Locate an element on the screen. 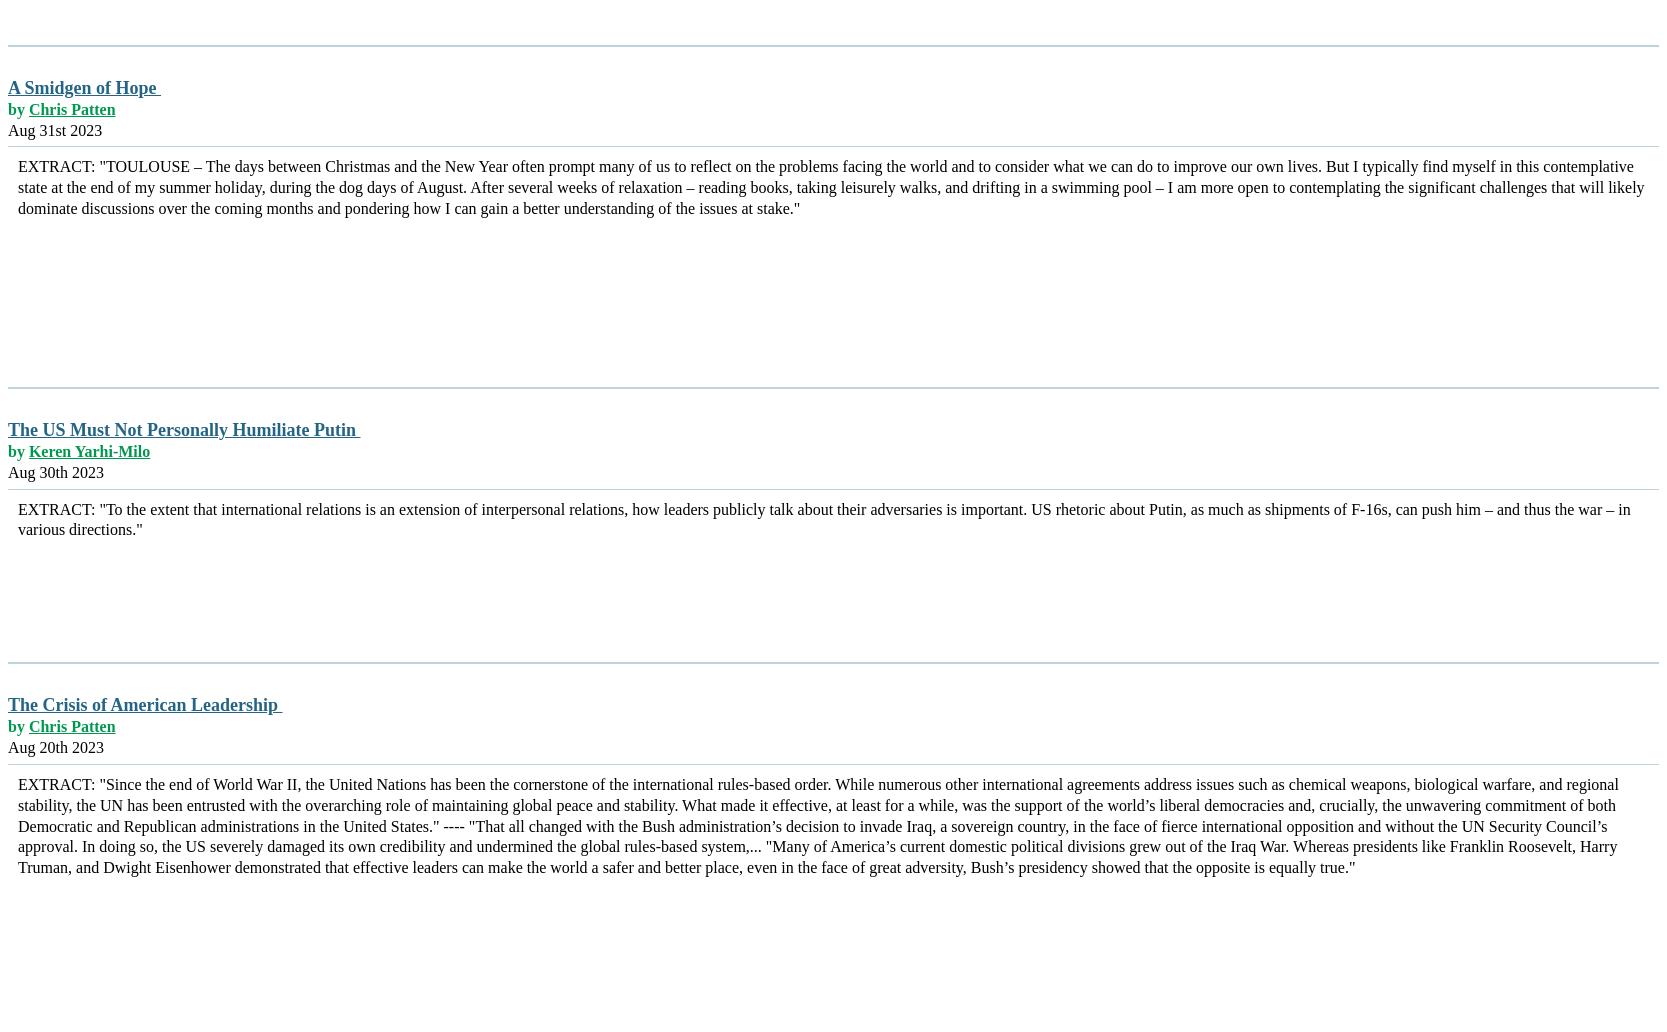  'Keren Yarhi-Milo' is located at coordinates (88, 450).